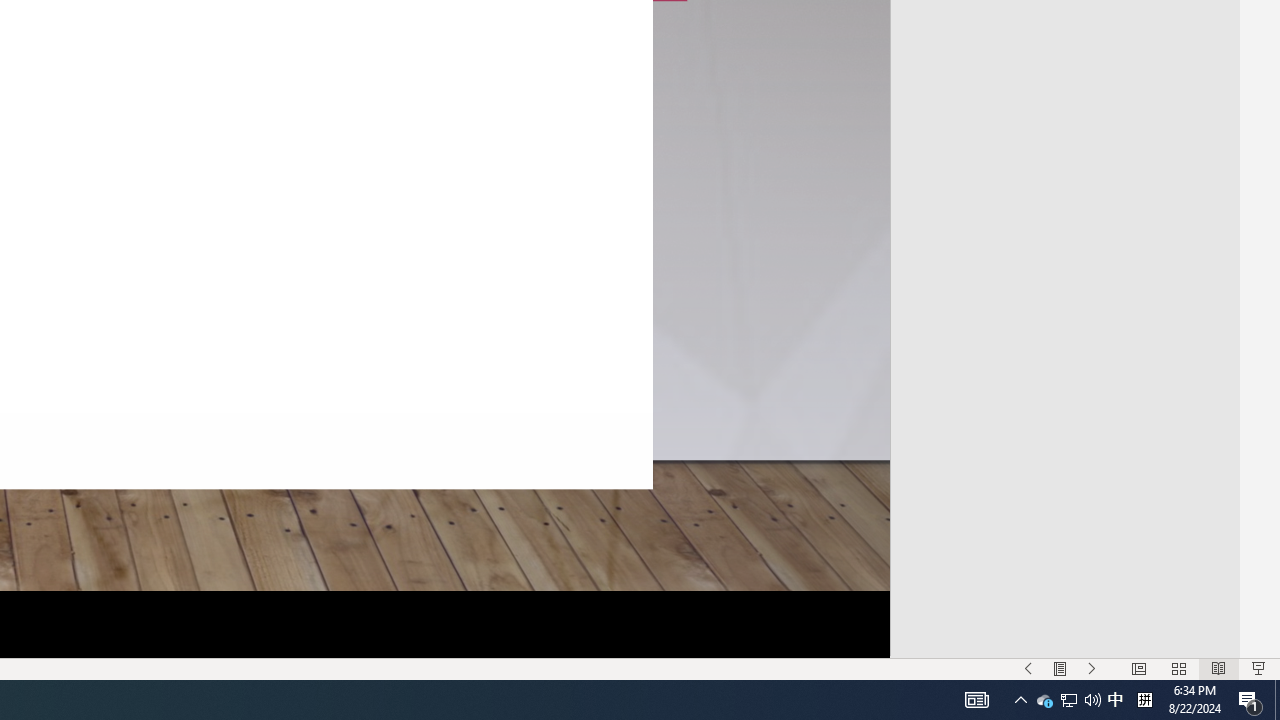 The height and width of the screenshot is (720, 1280). Describe the element at coordinates (1028, 669) in the screenshot. I see `'Slide Show Previous On'` at that location.